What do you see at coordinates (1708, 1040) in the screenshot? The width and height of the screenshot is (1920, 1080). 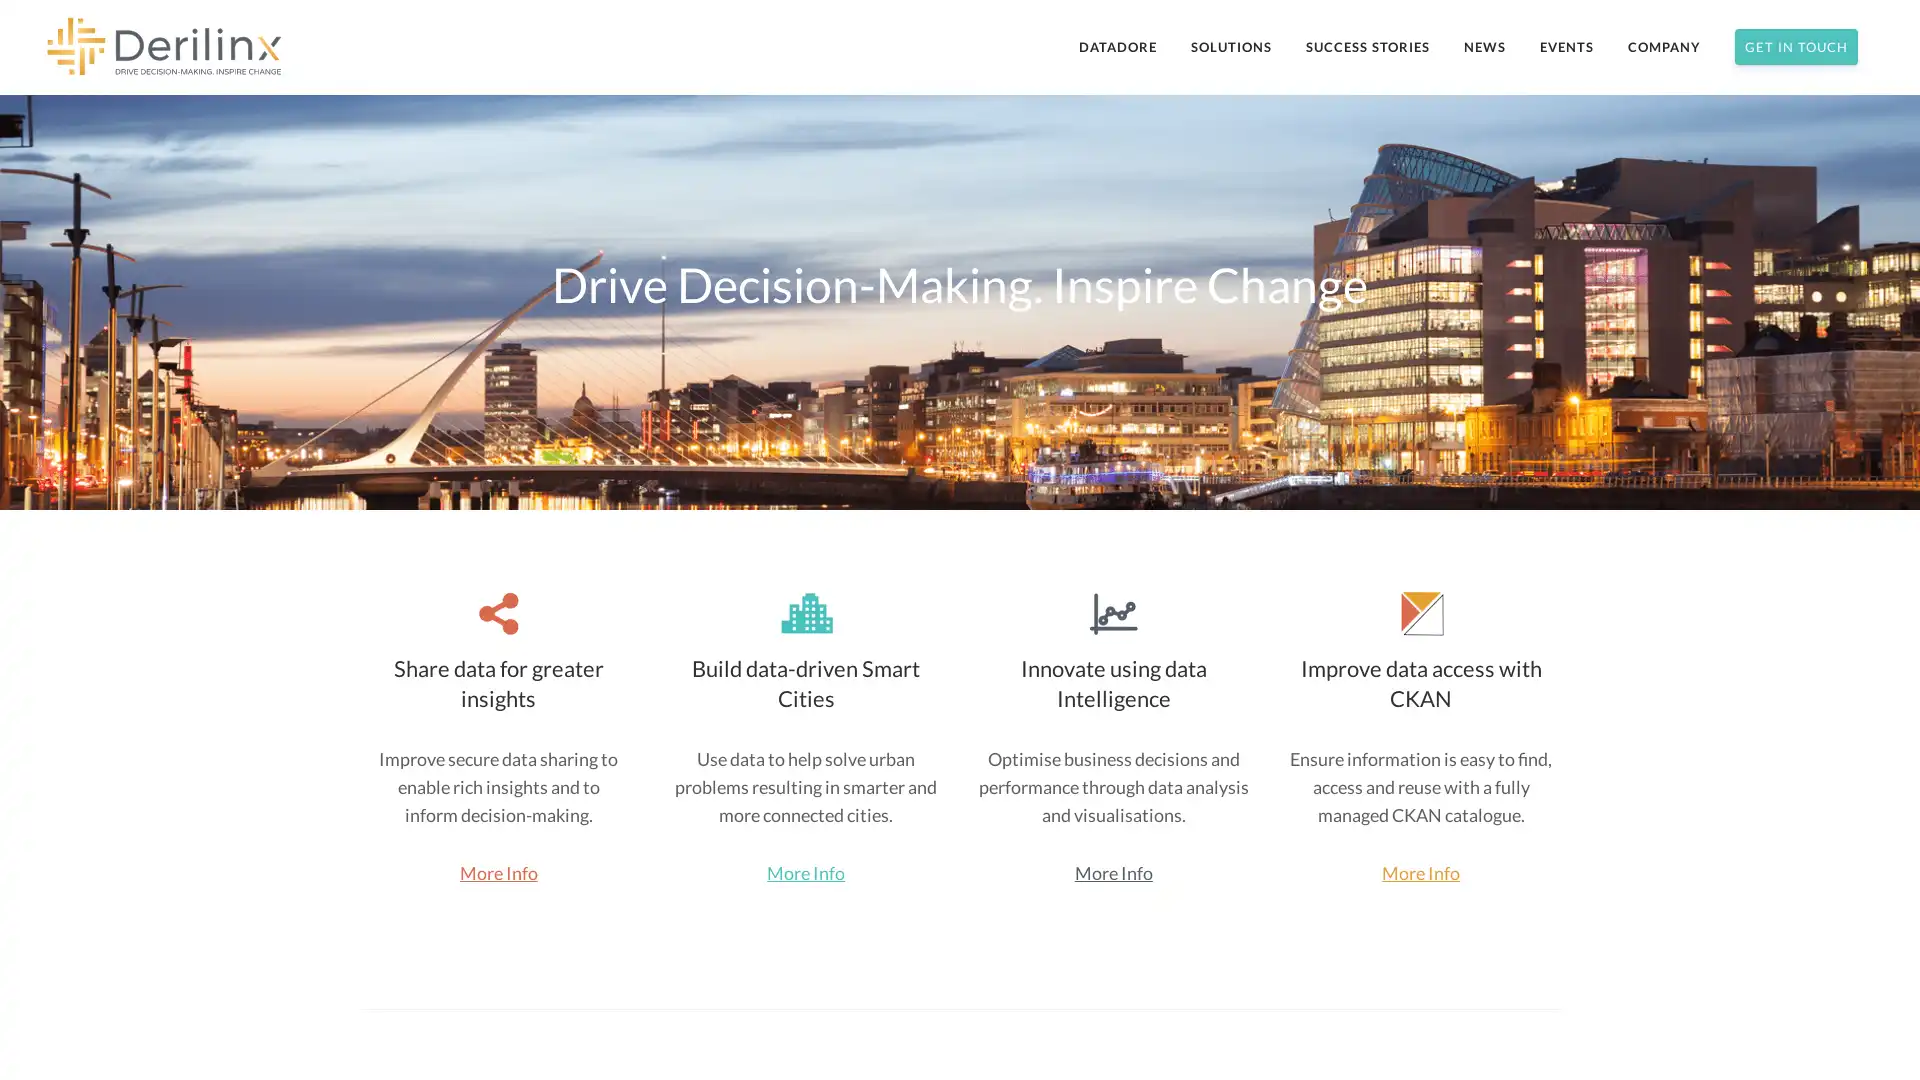 I see `Subscribe Now` at bounding box center [1708, 1040].